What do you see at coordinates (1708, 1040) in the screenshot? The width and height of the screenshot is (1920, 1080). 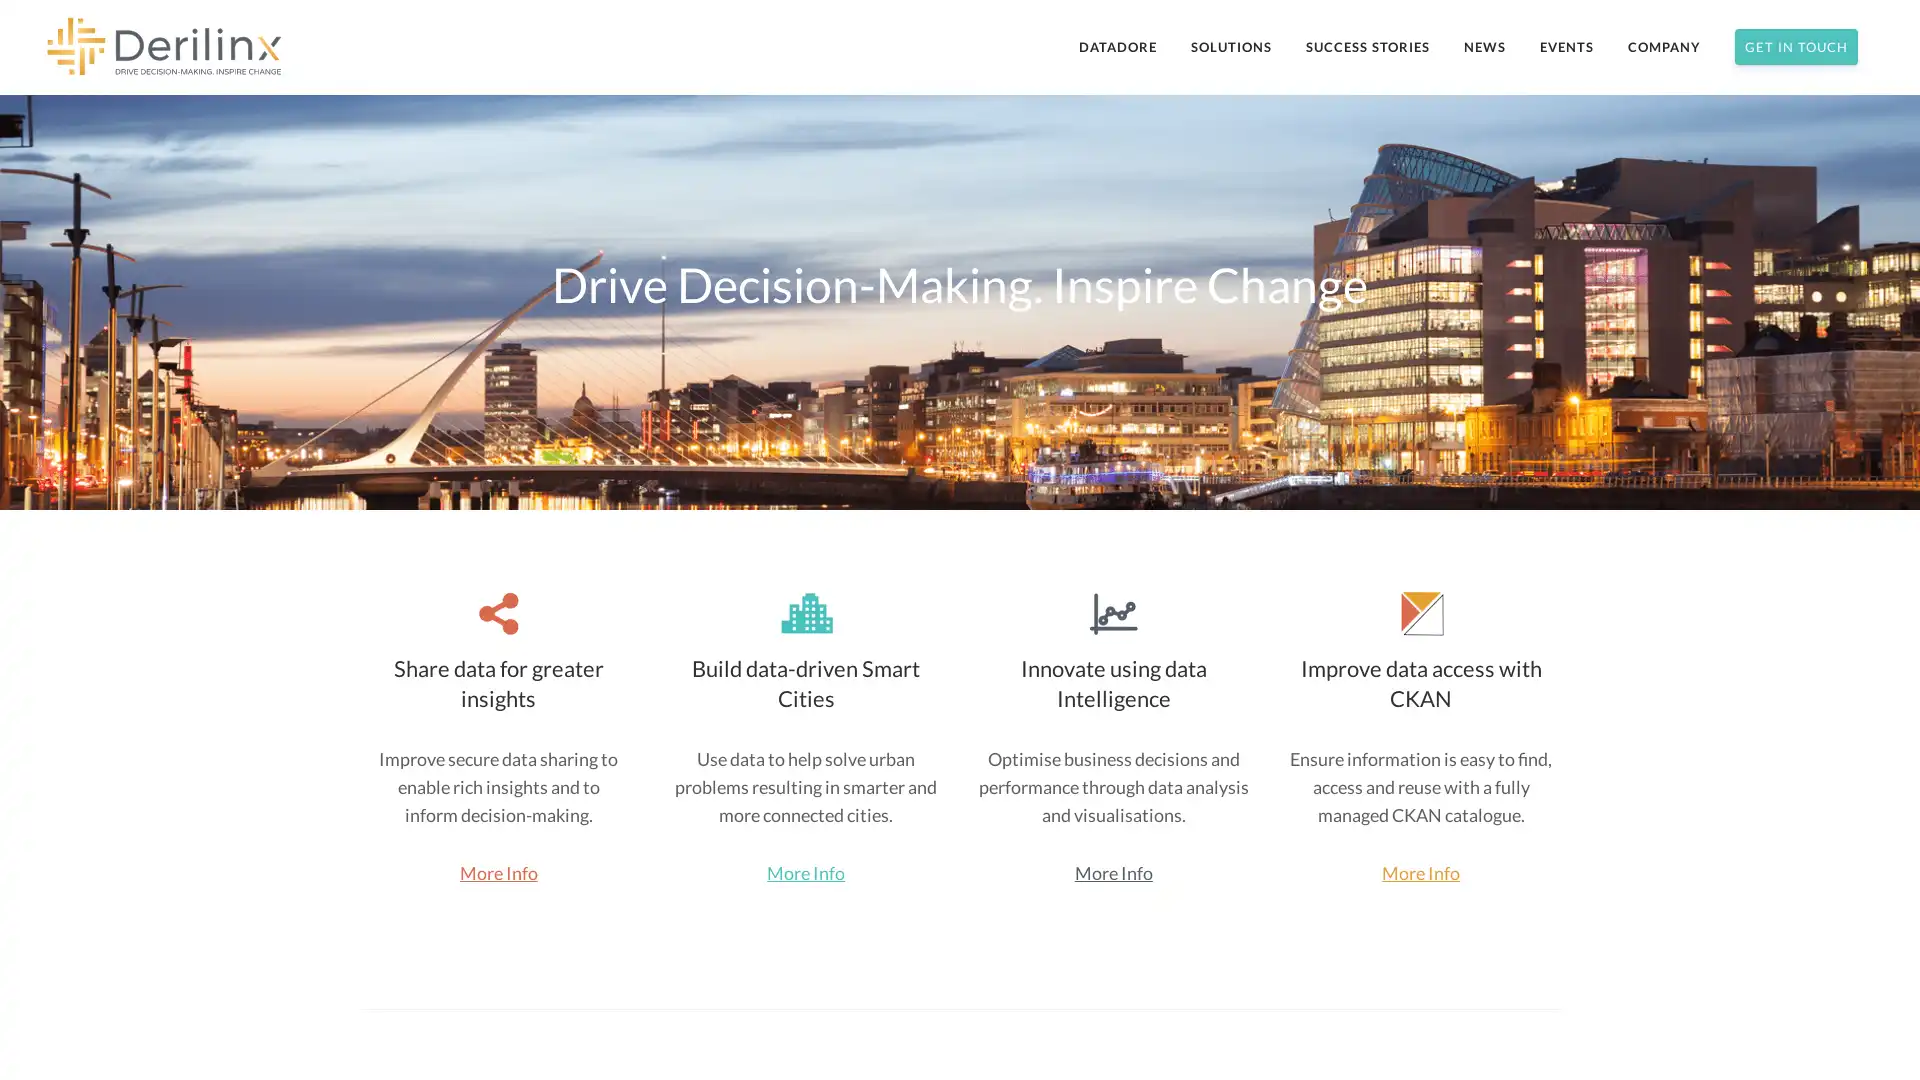 I see `Subscribe Now` at bounding box center [1708, 1040].